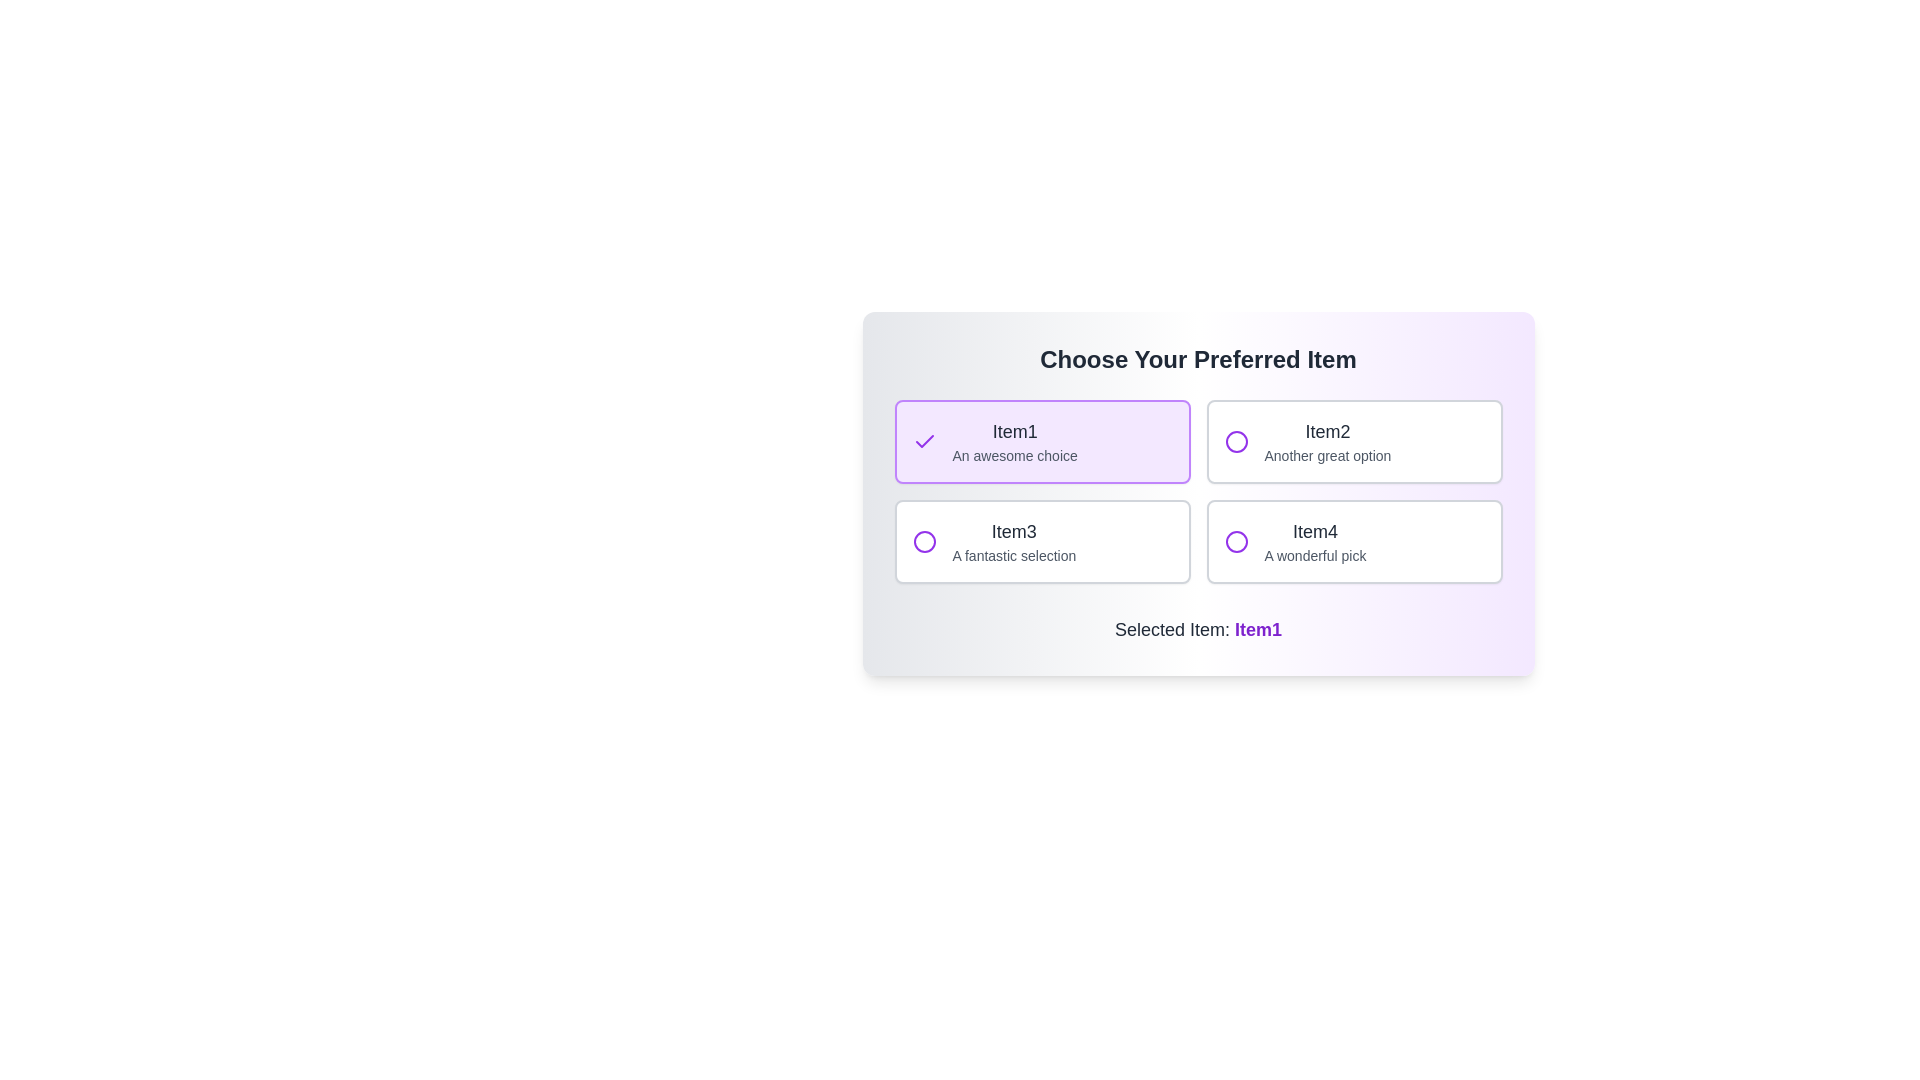 This screenshot has height=1080, width=1920. What do you see at coordinates (1235, 542) in the screenshot?
I see `the unselected purple radio button for 'Item4' labeled 'A wonderful pick'` at bounding box center [1235, 542].